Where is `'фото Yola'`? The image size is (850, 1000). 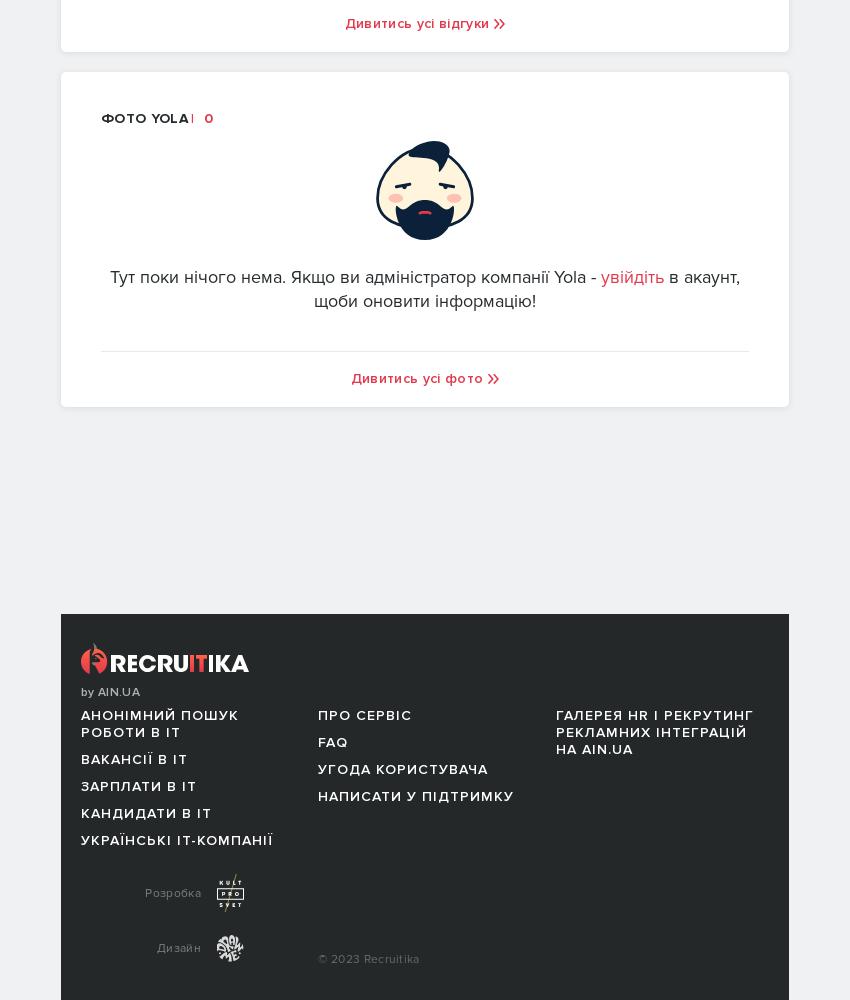
'фото Yola' is located at coordinates (99, 116).